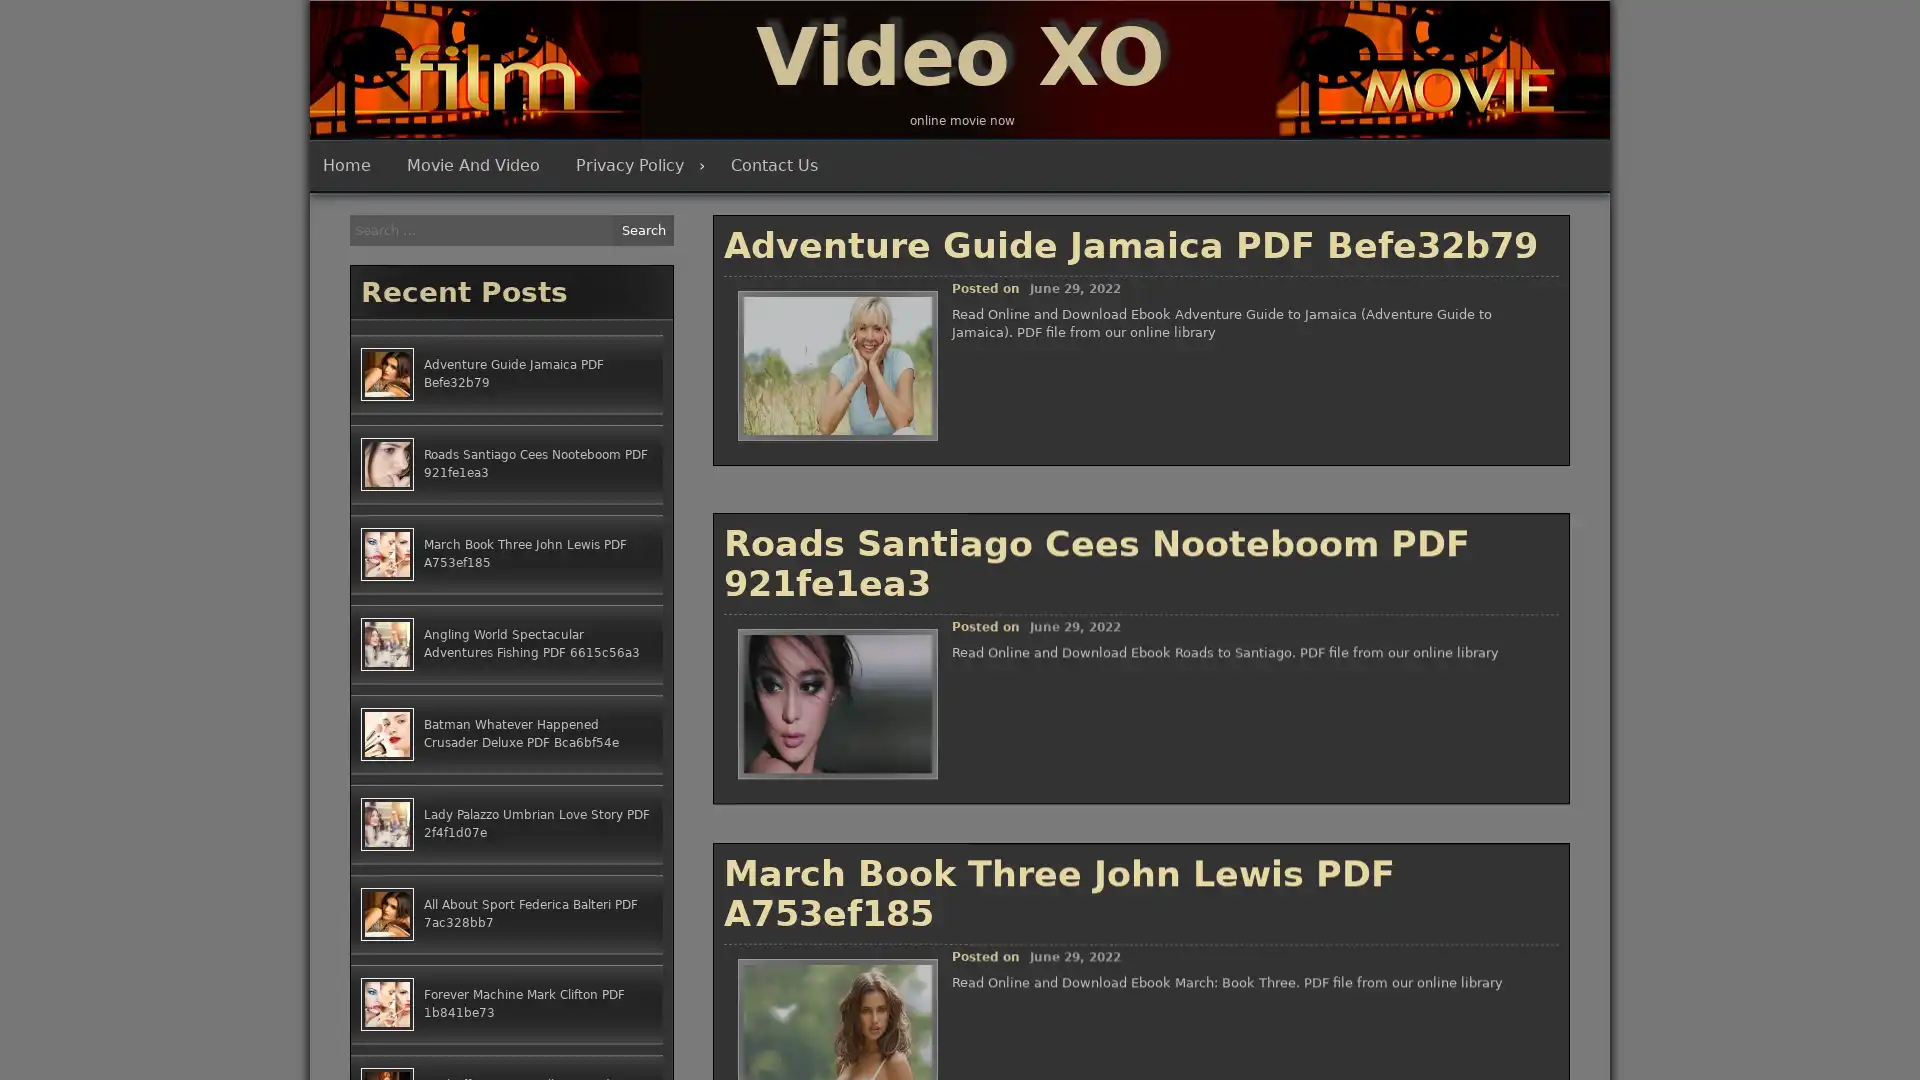  Describe the element at coordinates (643, 229) in the screenshot. I see `Search` at that location.